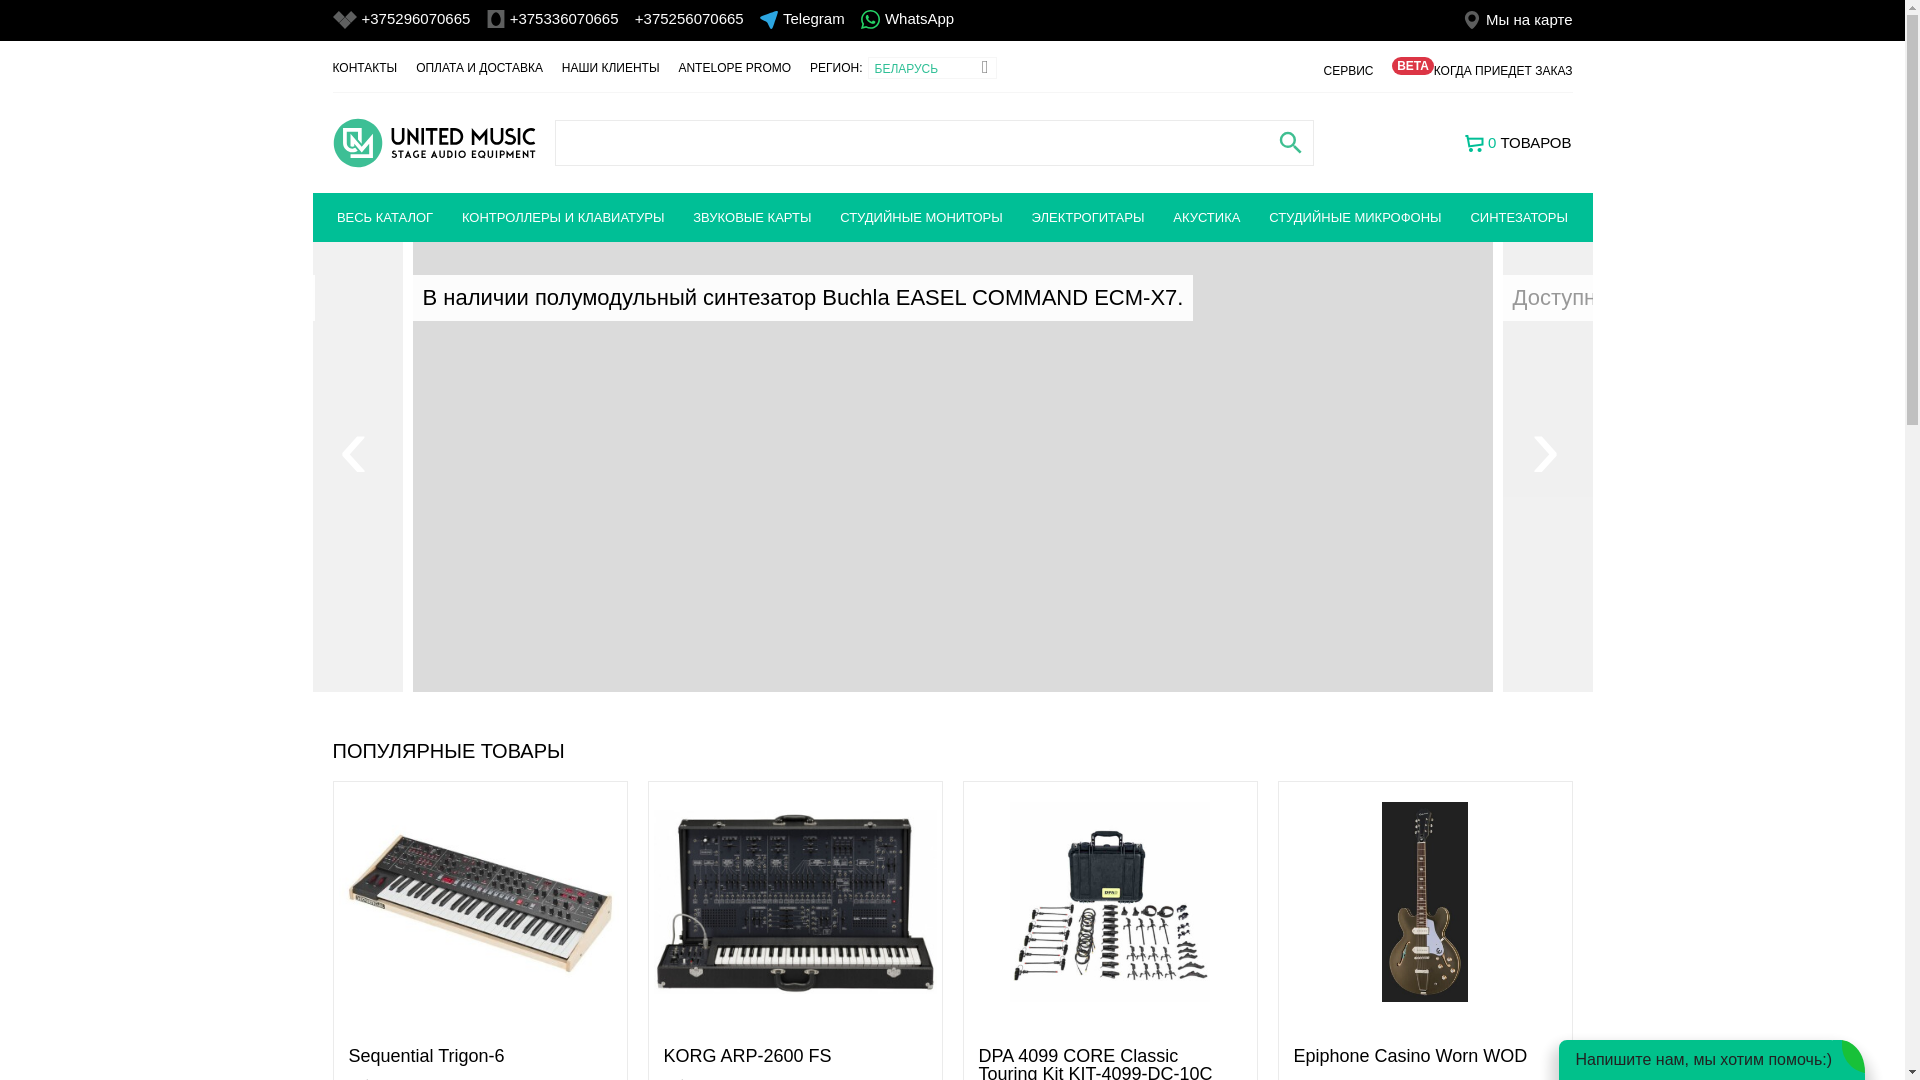  What do you see at coordinates (781, 18) in the screenshot?
I see `'Telegram'` at bounding box center [781, 18].